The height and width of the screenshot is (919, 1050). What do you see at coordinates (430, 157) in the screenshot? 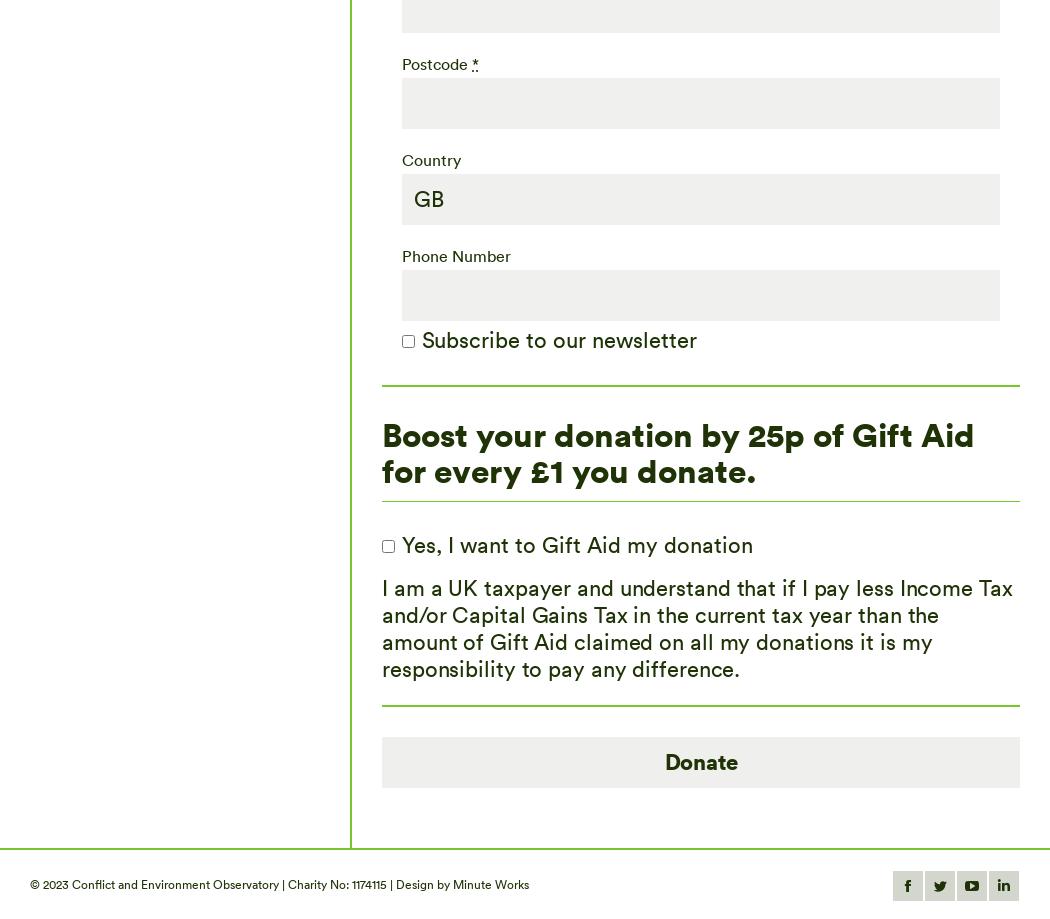
I see `'Country'` at bounding box center [430, 157].